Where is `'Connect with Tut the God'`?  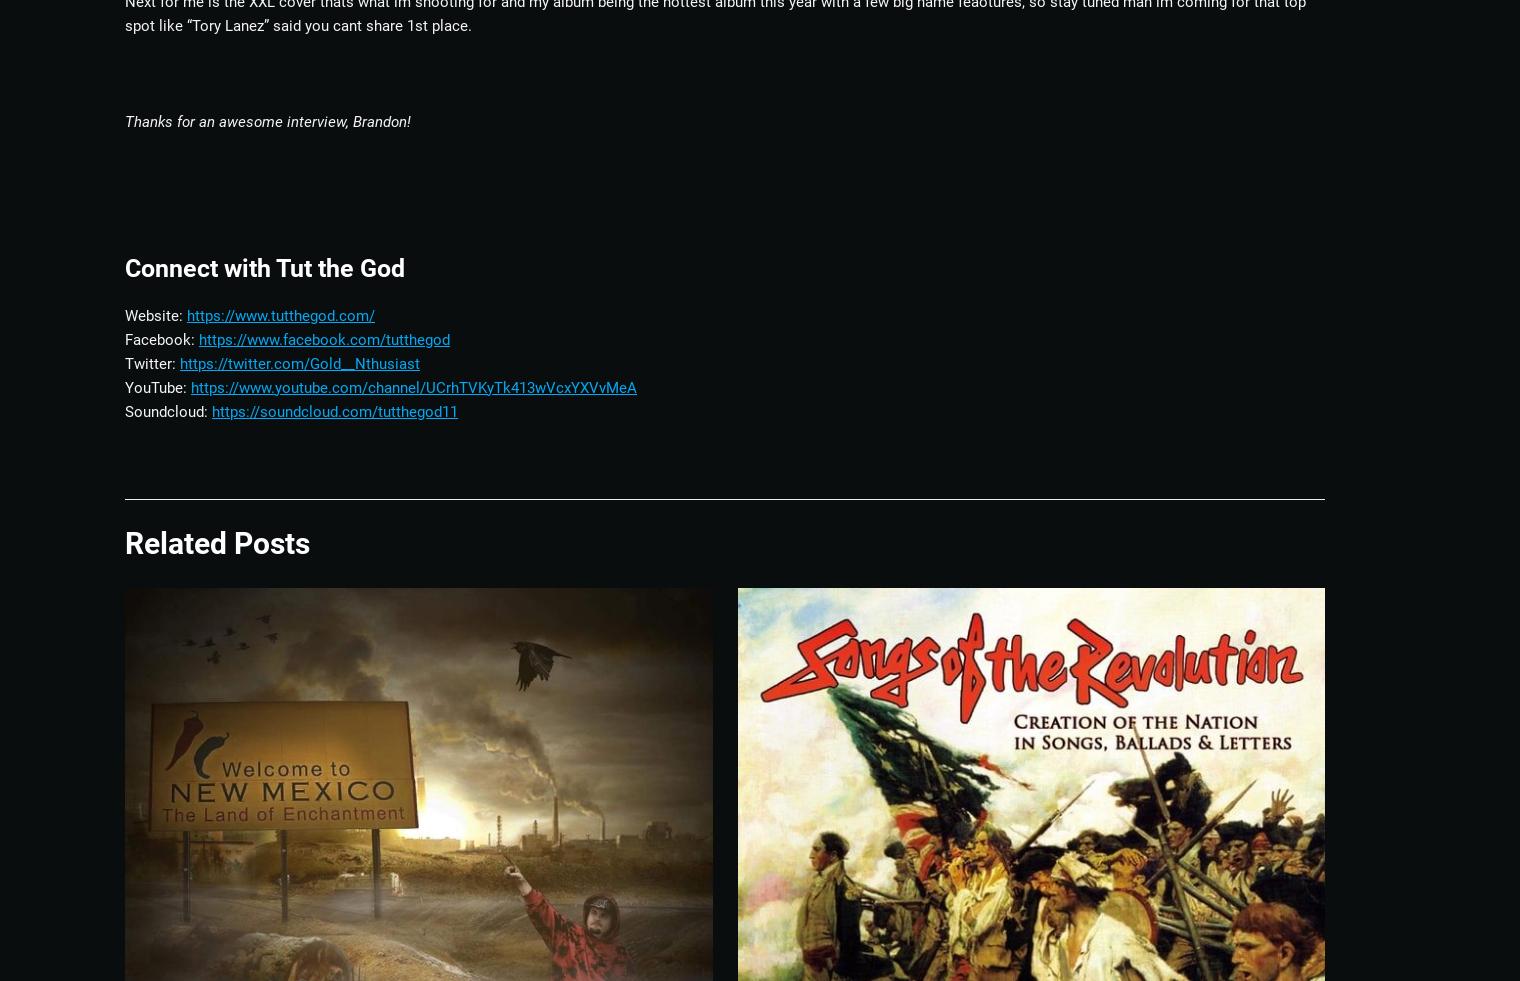
'Connect with Tut the God' is located at coordinates (263, 266).